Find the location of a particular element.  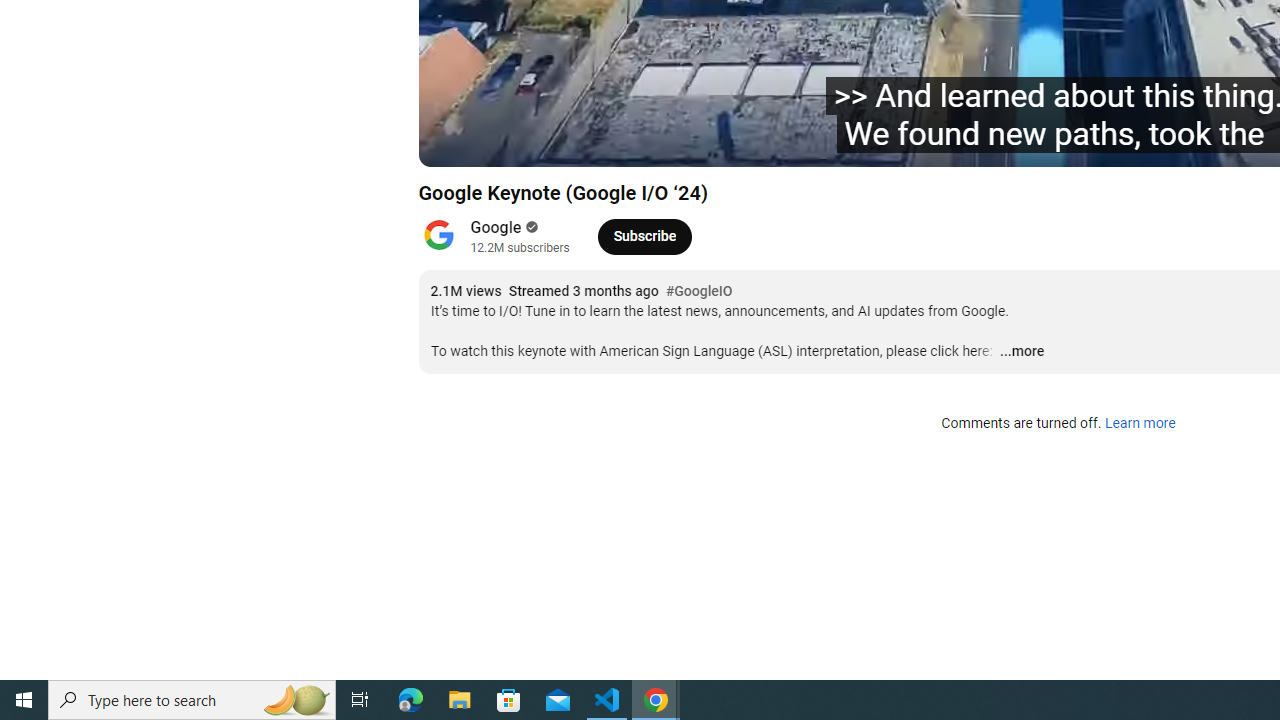

'...more' is located at coordinates (1021, 351).